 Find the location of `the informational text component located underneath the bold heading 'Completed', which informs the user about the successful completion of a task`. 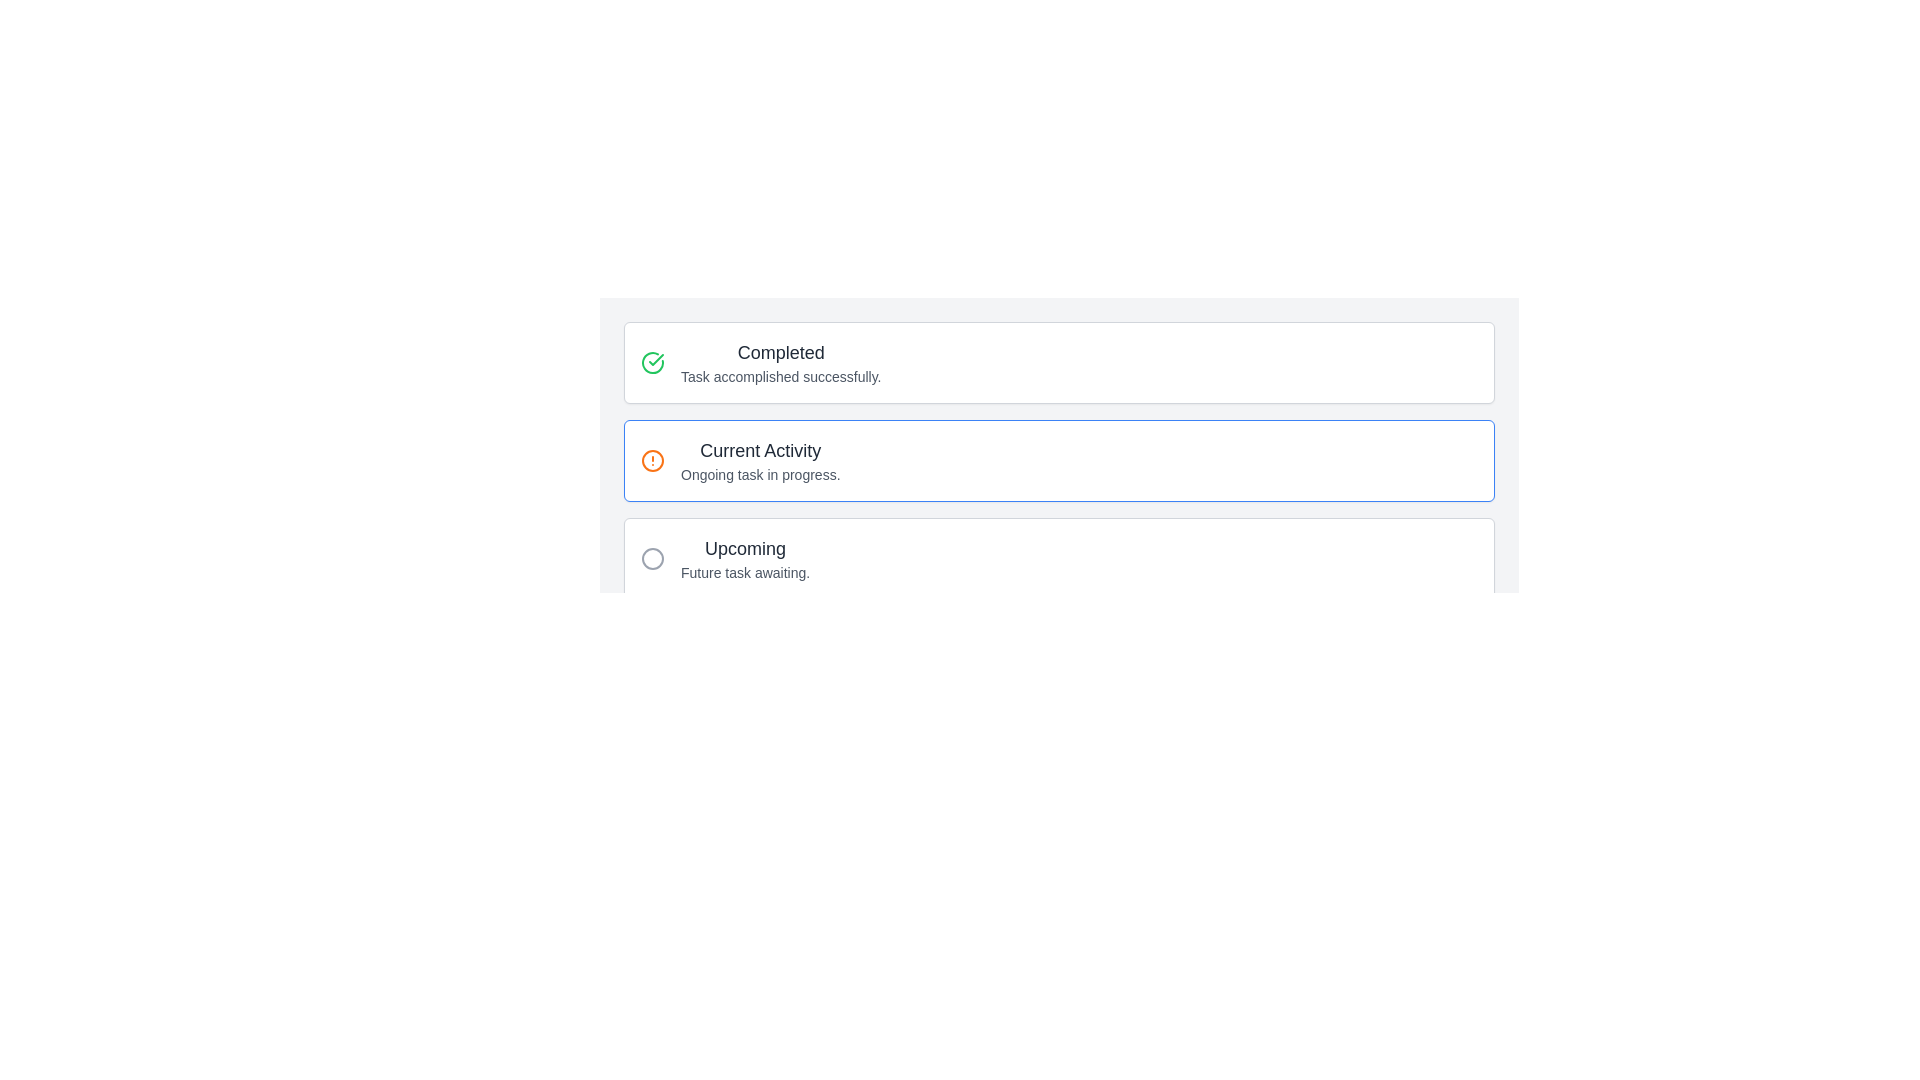

the informational text component located underneath the bold heading 'Completed', which informs the user about the successful completion of a task is located at coordinates (780, 377).